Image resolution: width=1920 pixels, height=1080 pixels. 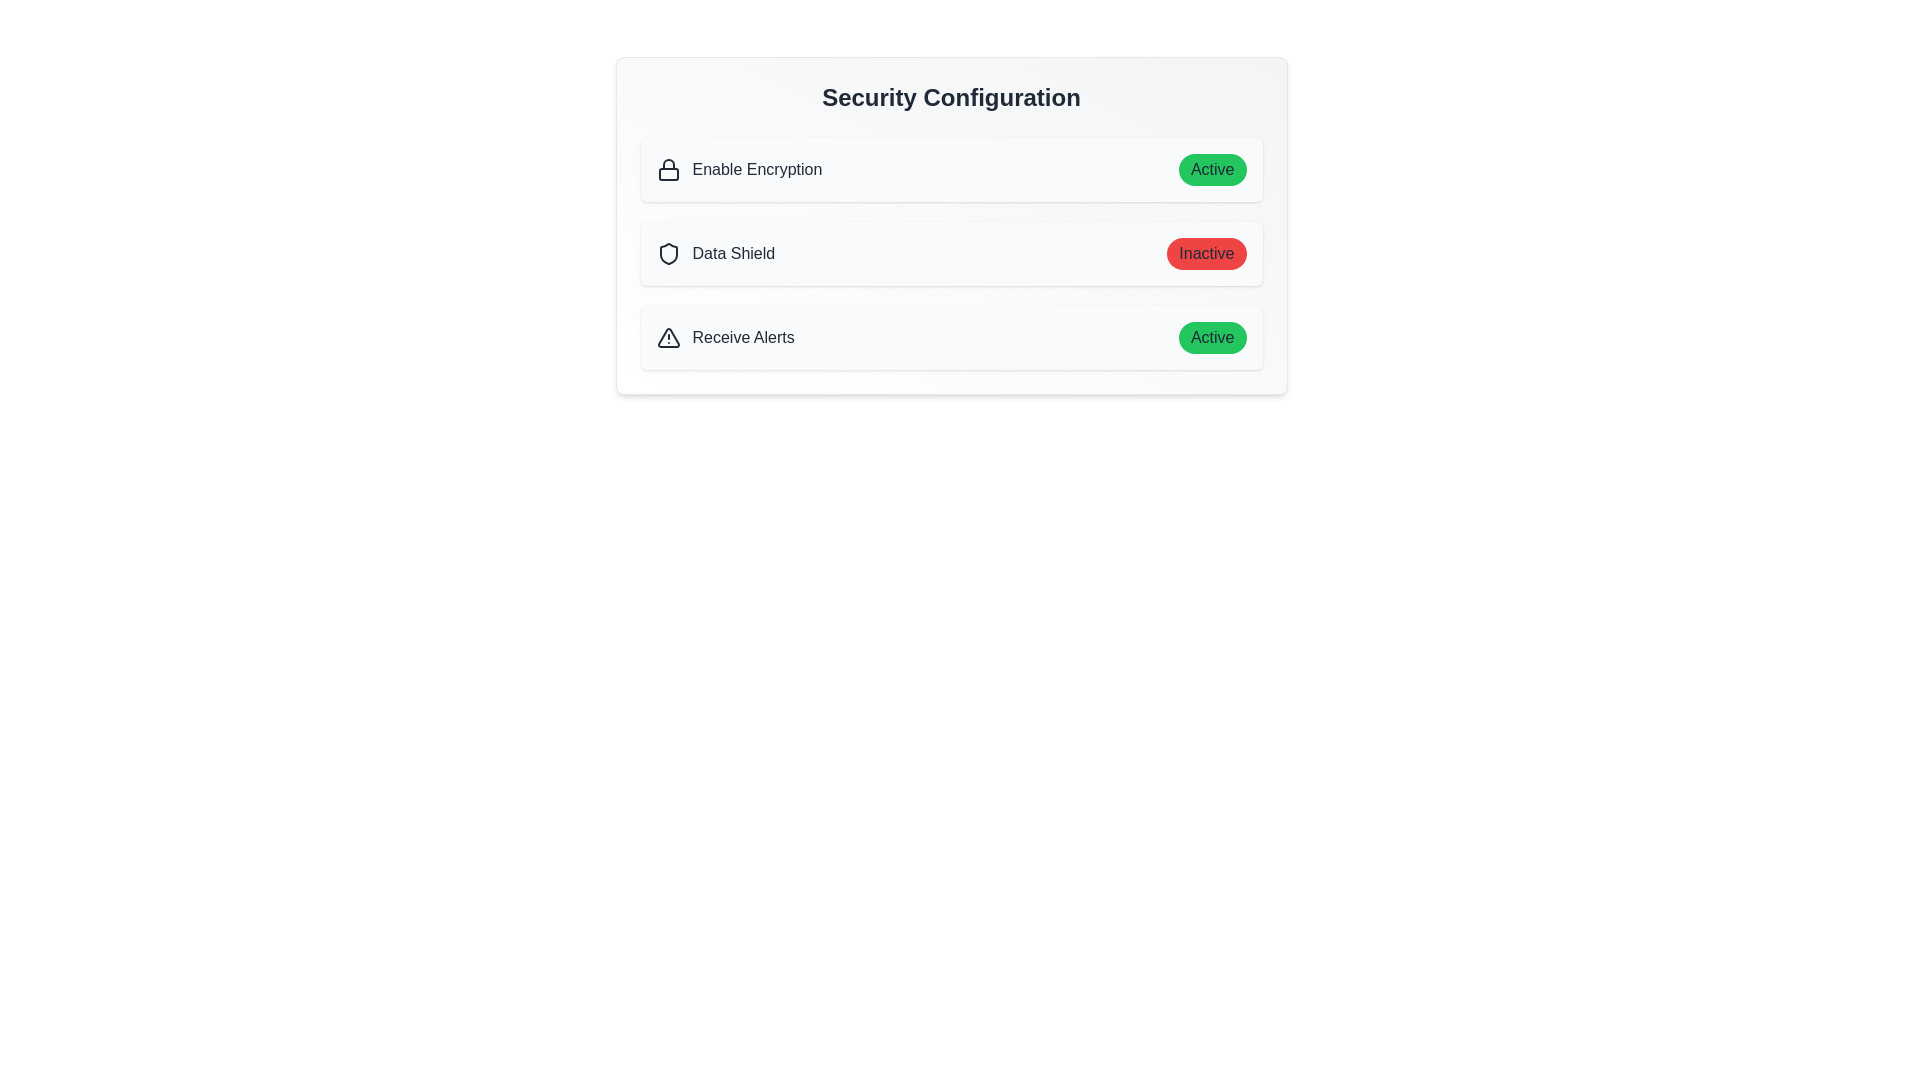 What do you see at coordinates (668, 168) in the screenshot?
I see `the appearance of the 'Enable Encryption' icon located in the first row of the 'Security Configuration' panel, positioned left of the label text 'Enable Encryption'` at bounding box center [668, 168].